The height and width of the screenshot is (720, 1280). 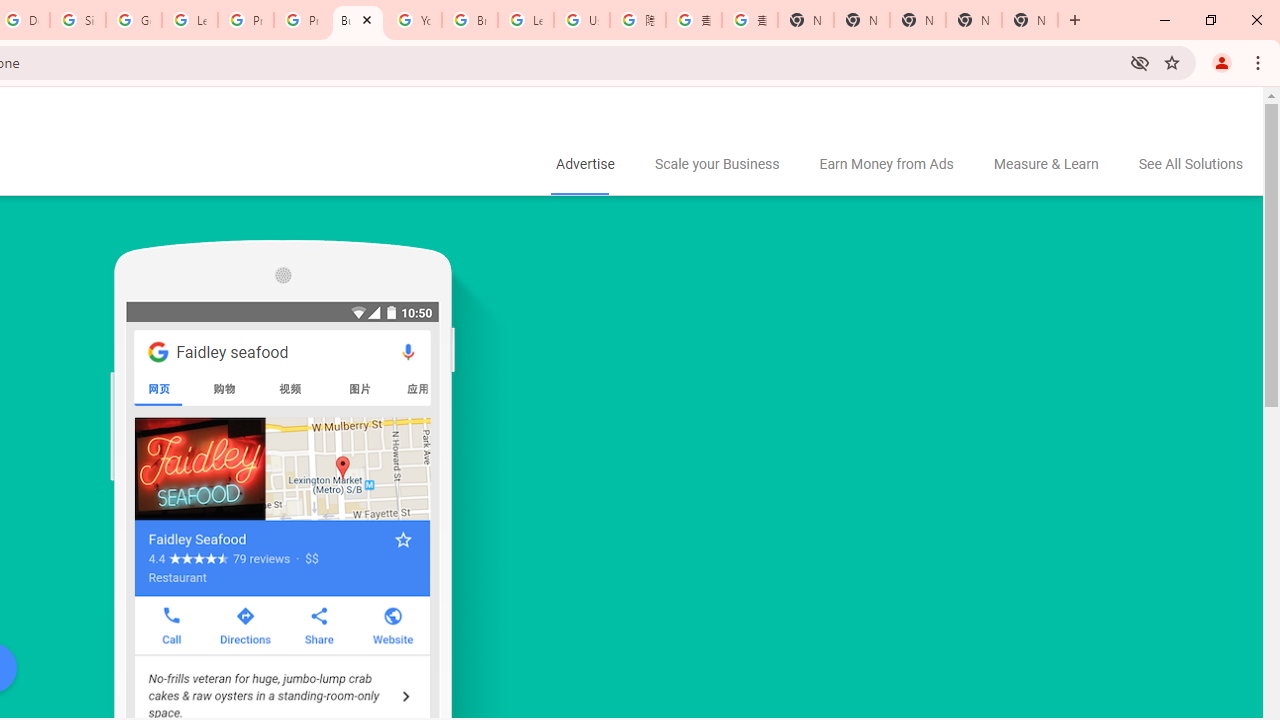 What do you see at coordinates (413, 20) in the screenshot?
I see `'YouTube'` at bounding box center [413, 20].